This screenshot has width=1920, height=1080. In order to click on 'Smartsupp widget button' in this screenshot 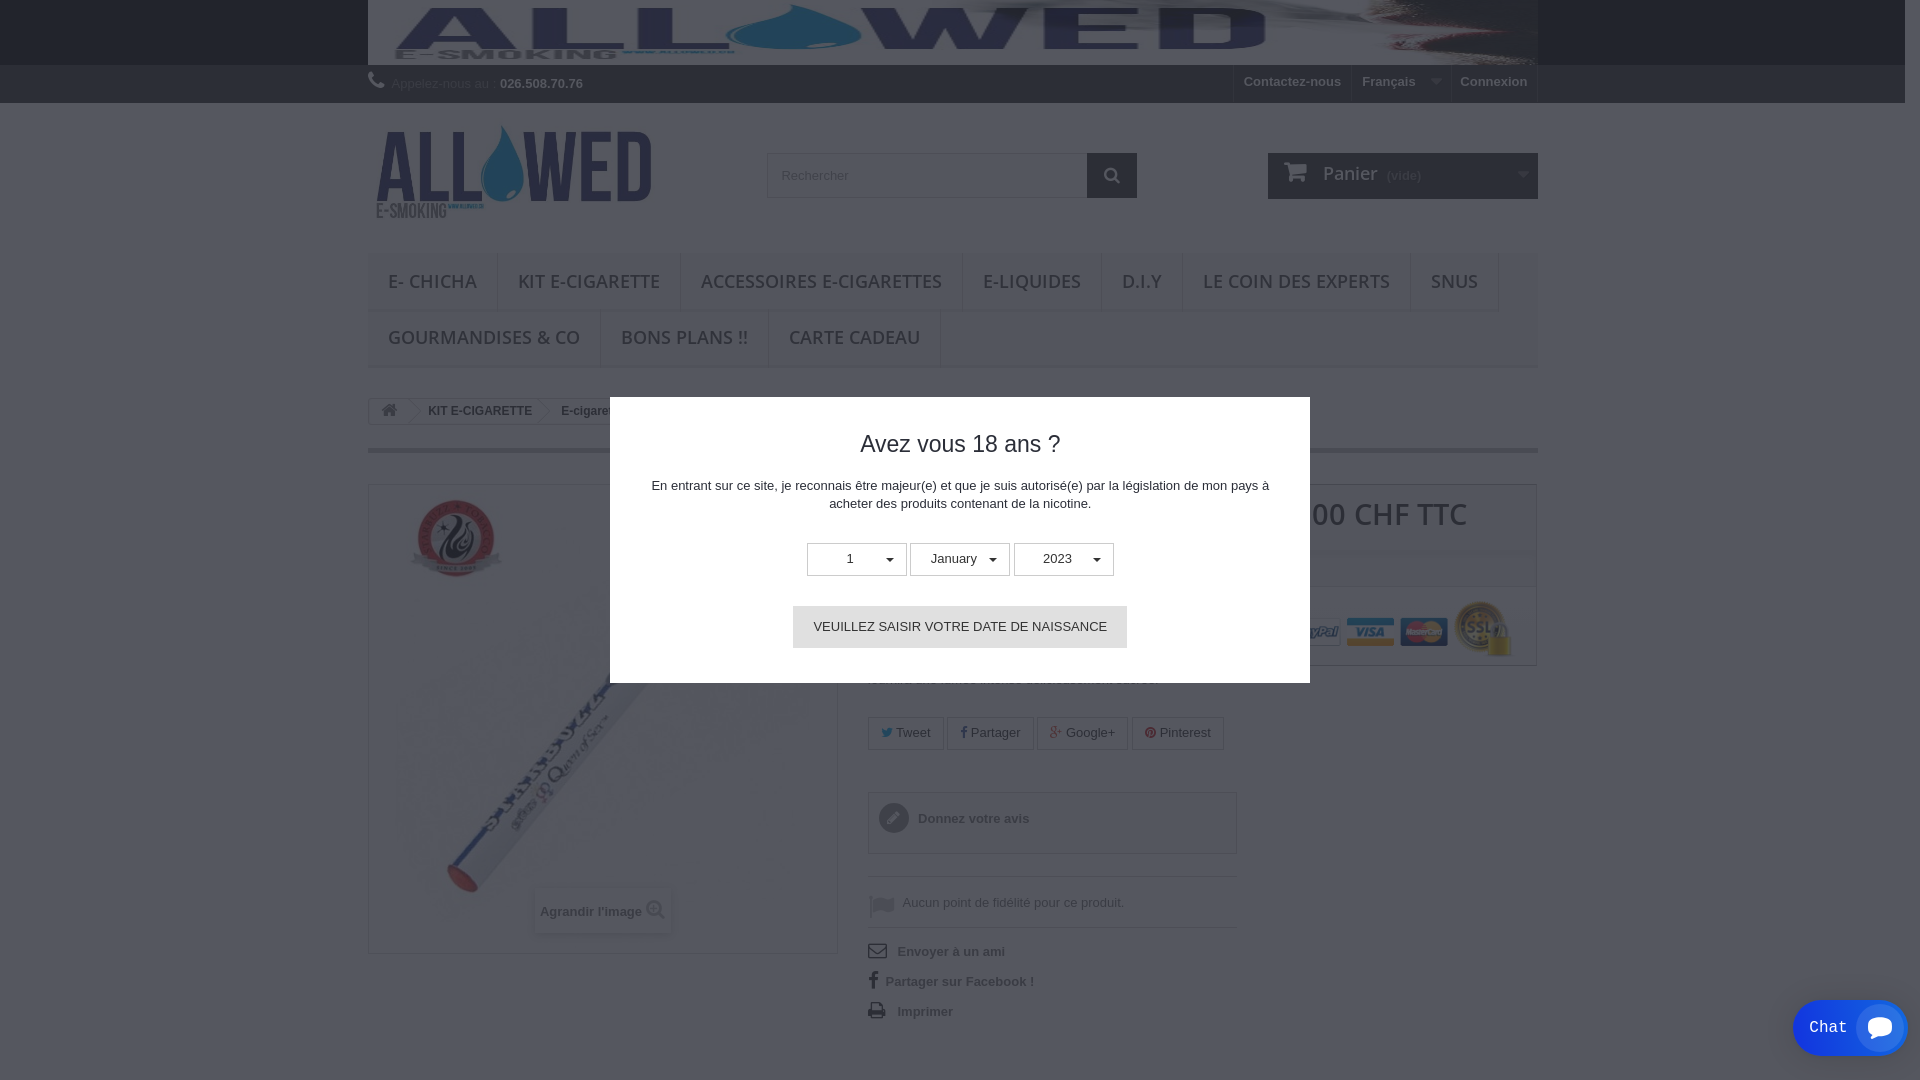, I will do `click(1793, 1028)`.